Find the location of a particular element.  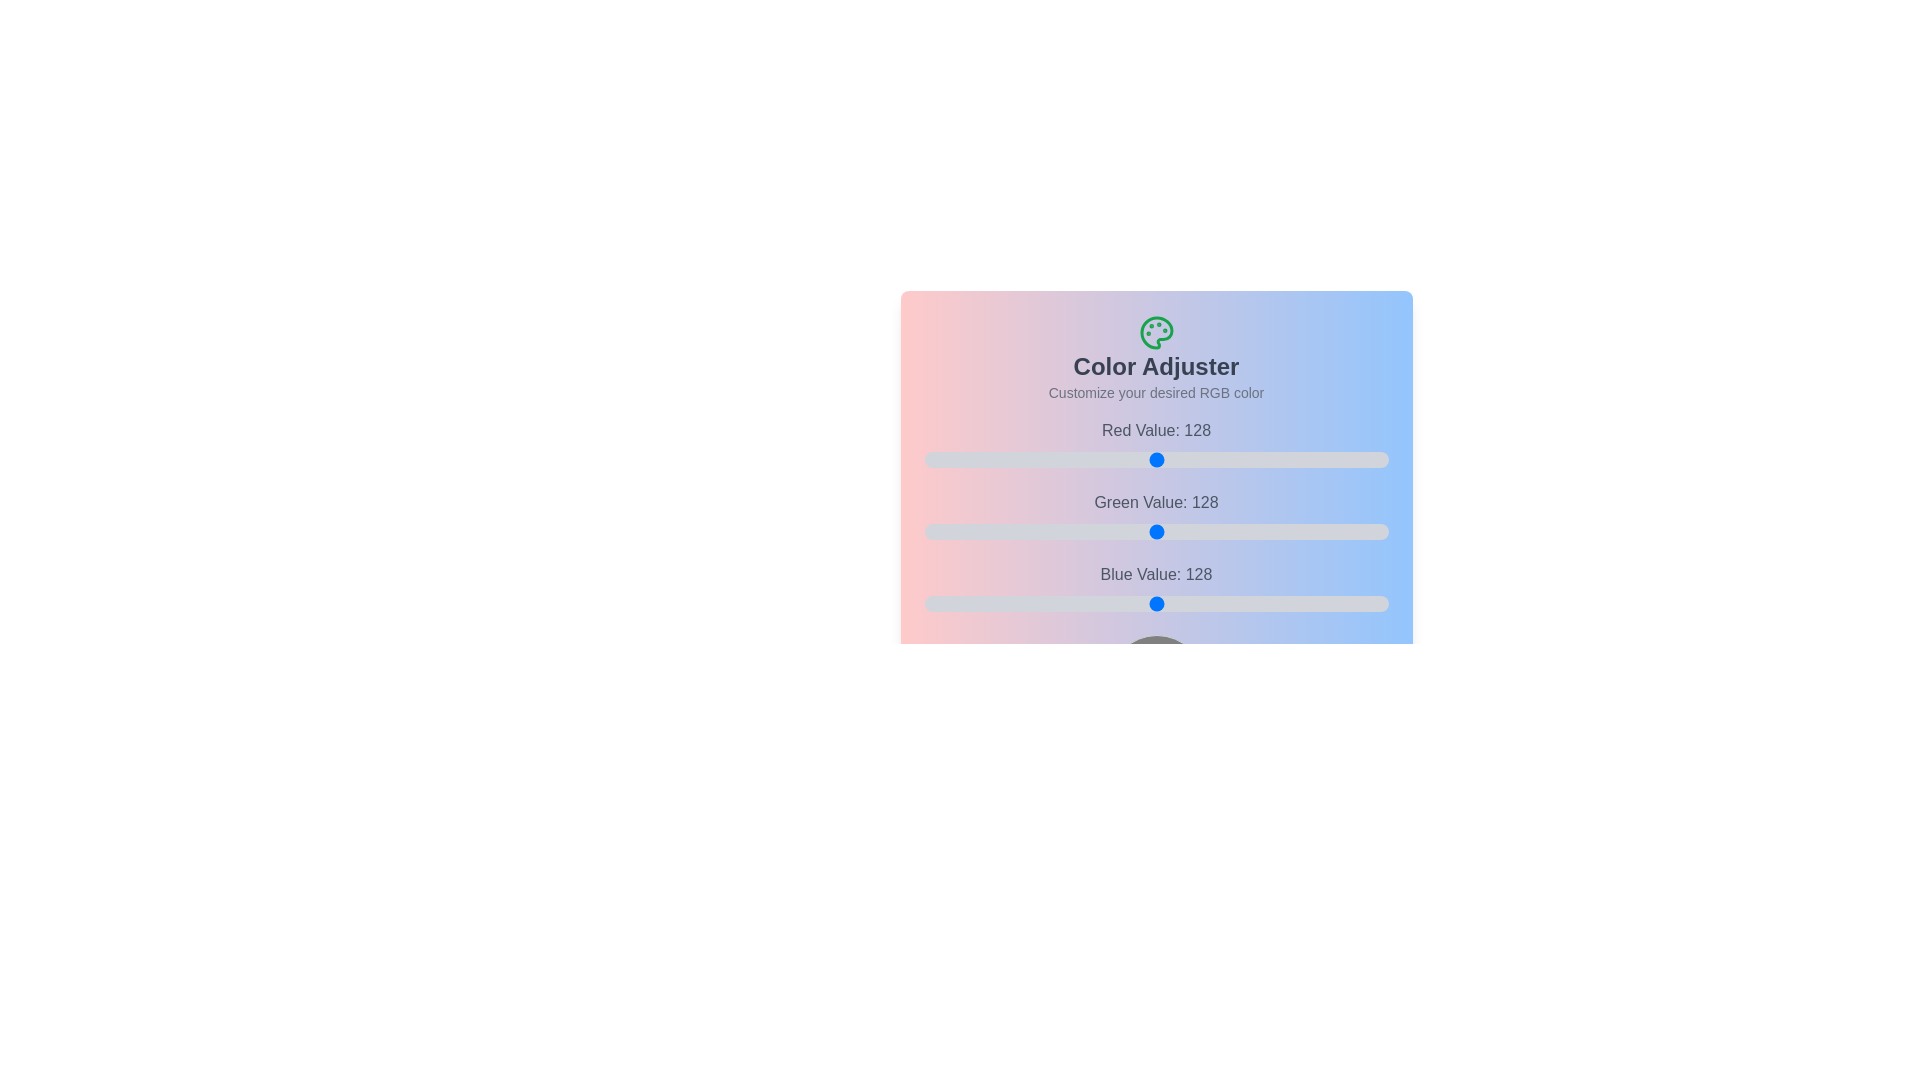

the 0 slider to 194 is located at coordinates (1333, 459).